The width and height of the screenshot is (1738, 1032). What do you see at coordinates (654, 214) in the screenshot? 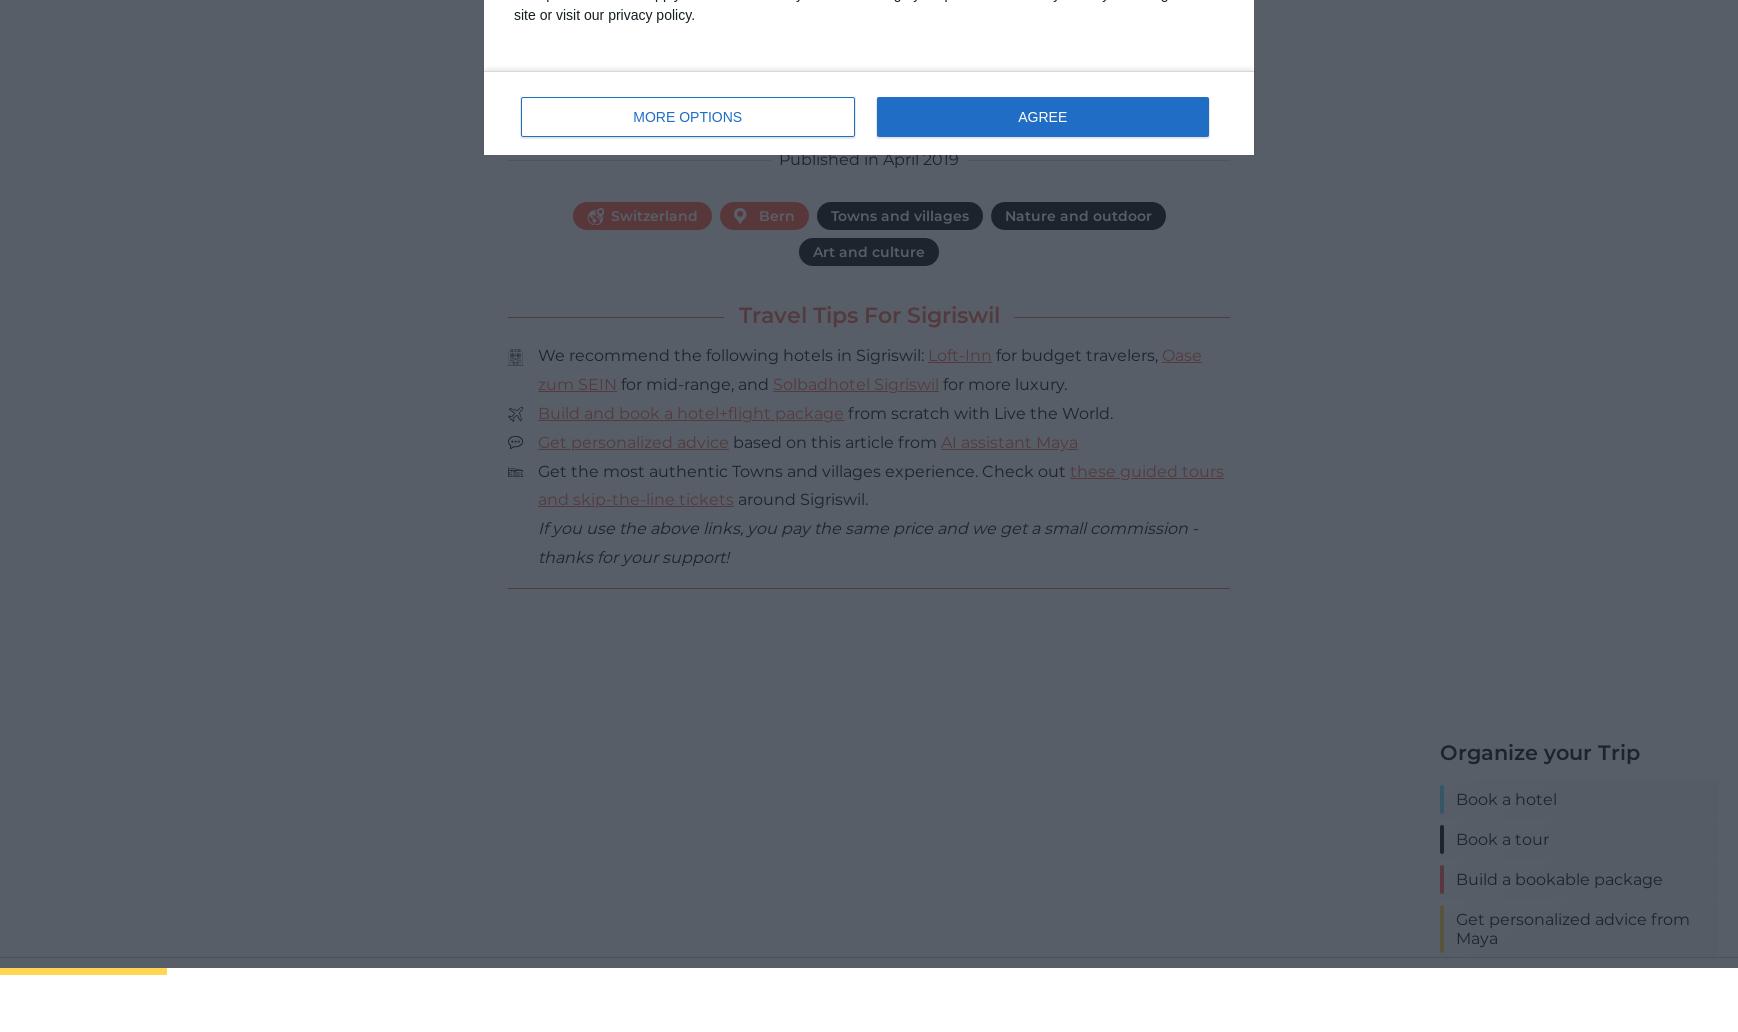
I see `'Switzerland'` at bounding box center [654, 214].